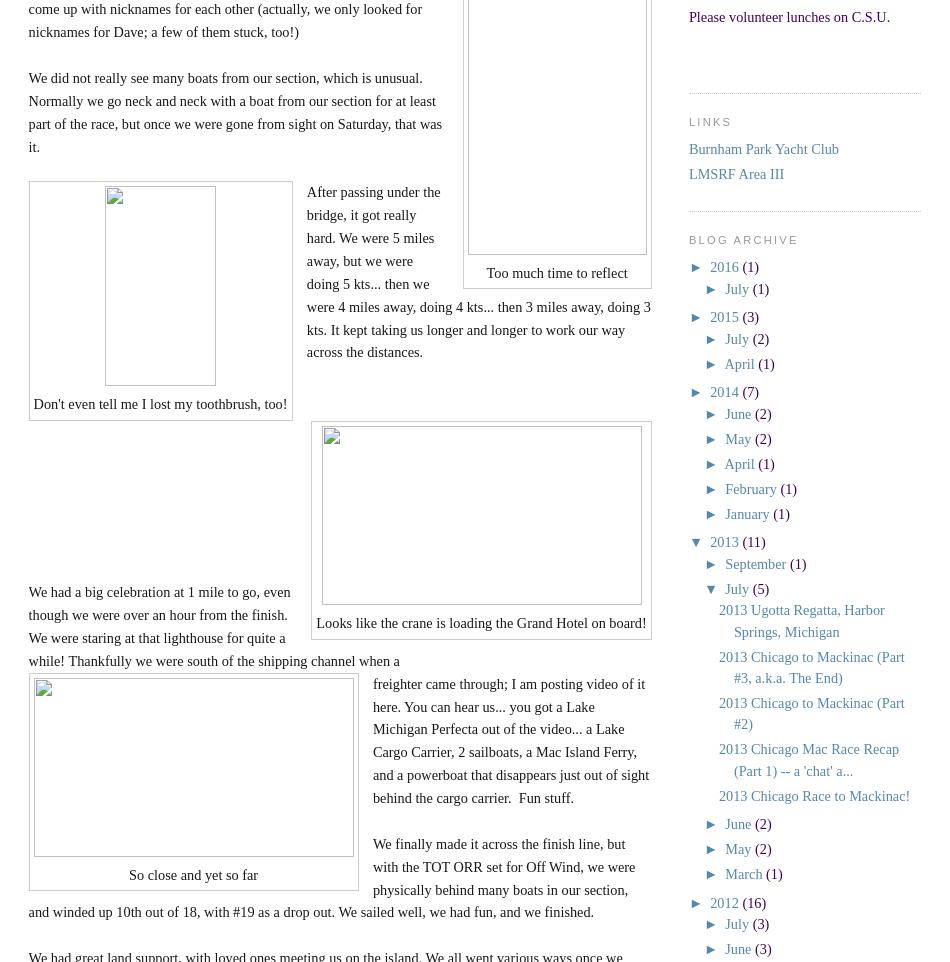 The height and width of the screenshot is (962, 950). Describe the element at coordinates (710, 902) in the screenshot. I see `'2012'` at that location.